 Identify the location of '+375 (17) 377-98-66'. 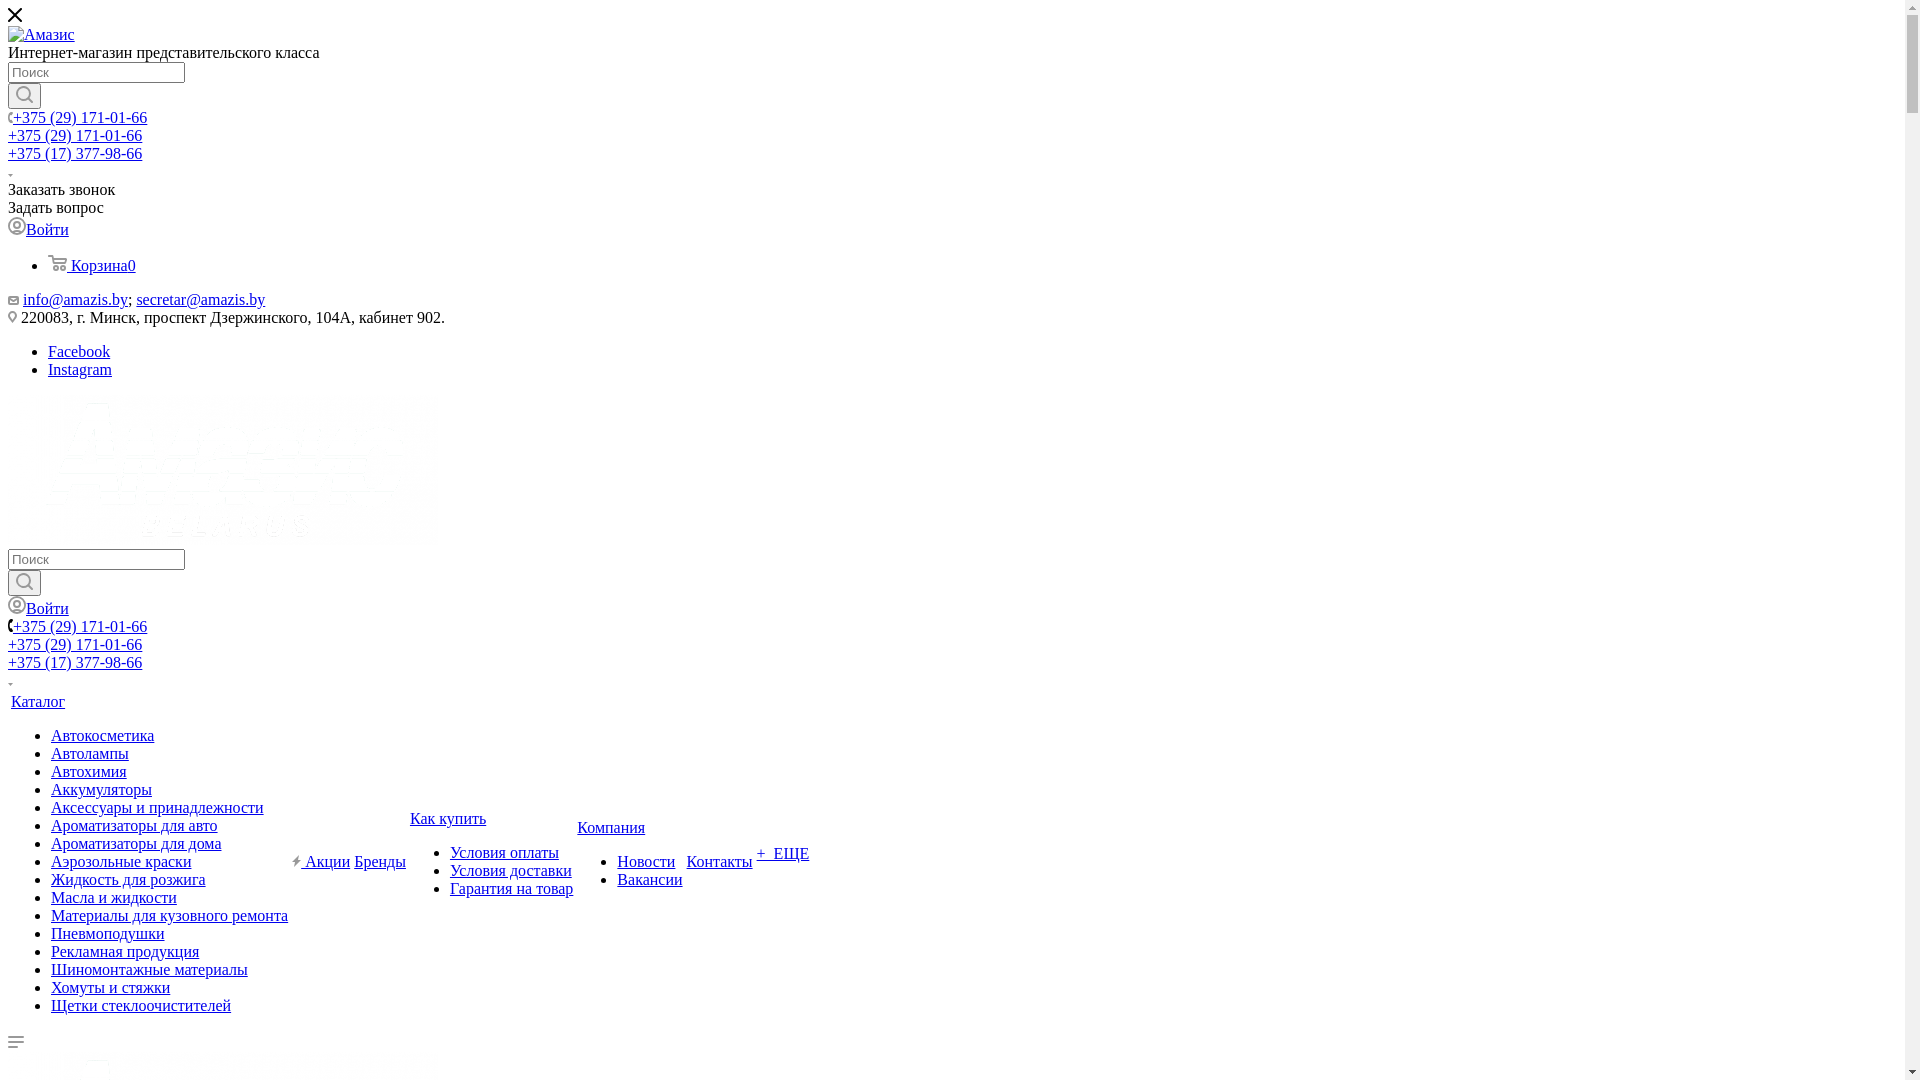
(75, 152).